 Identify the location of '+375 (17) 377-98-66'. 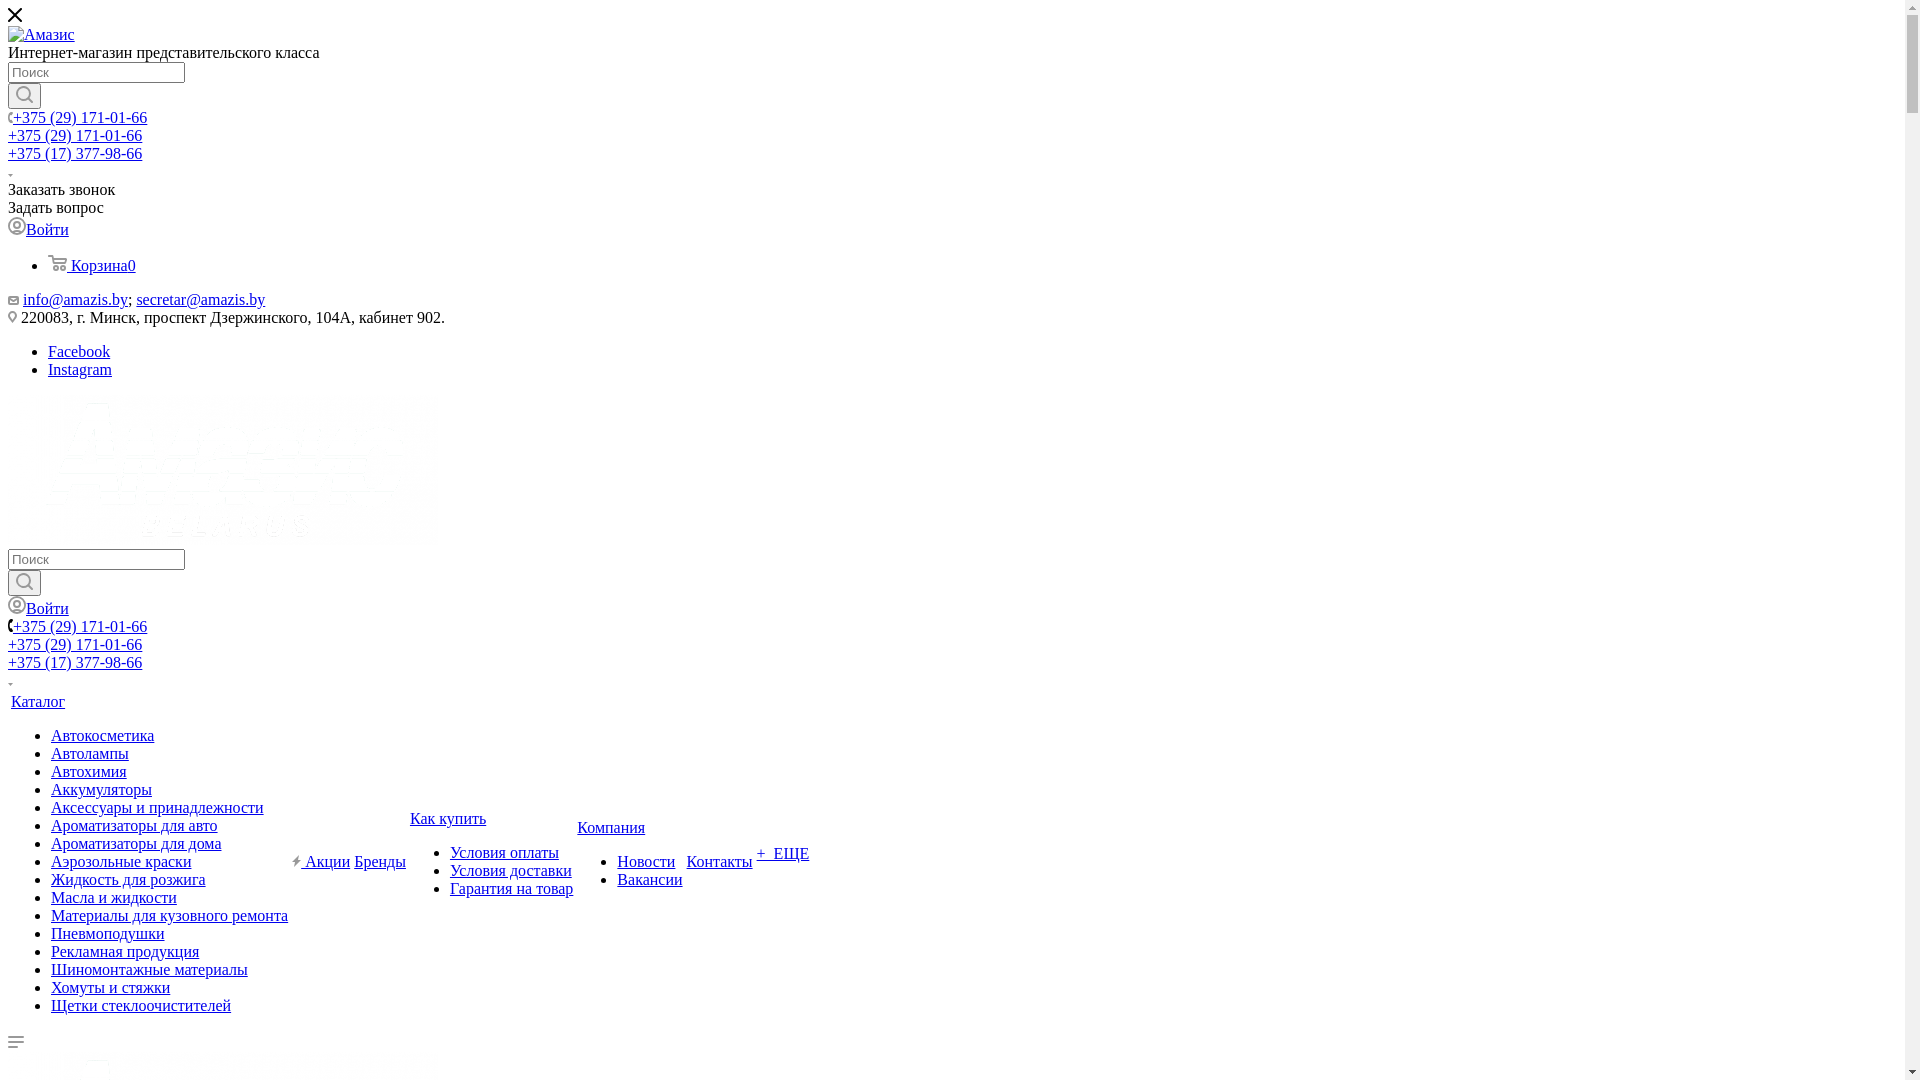
(75, 152).